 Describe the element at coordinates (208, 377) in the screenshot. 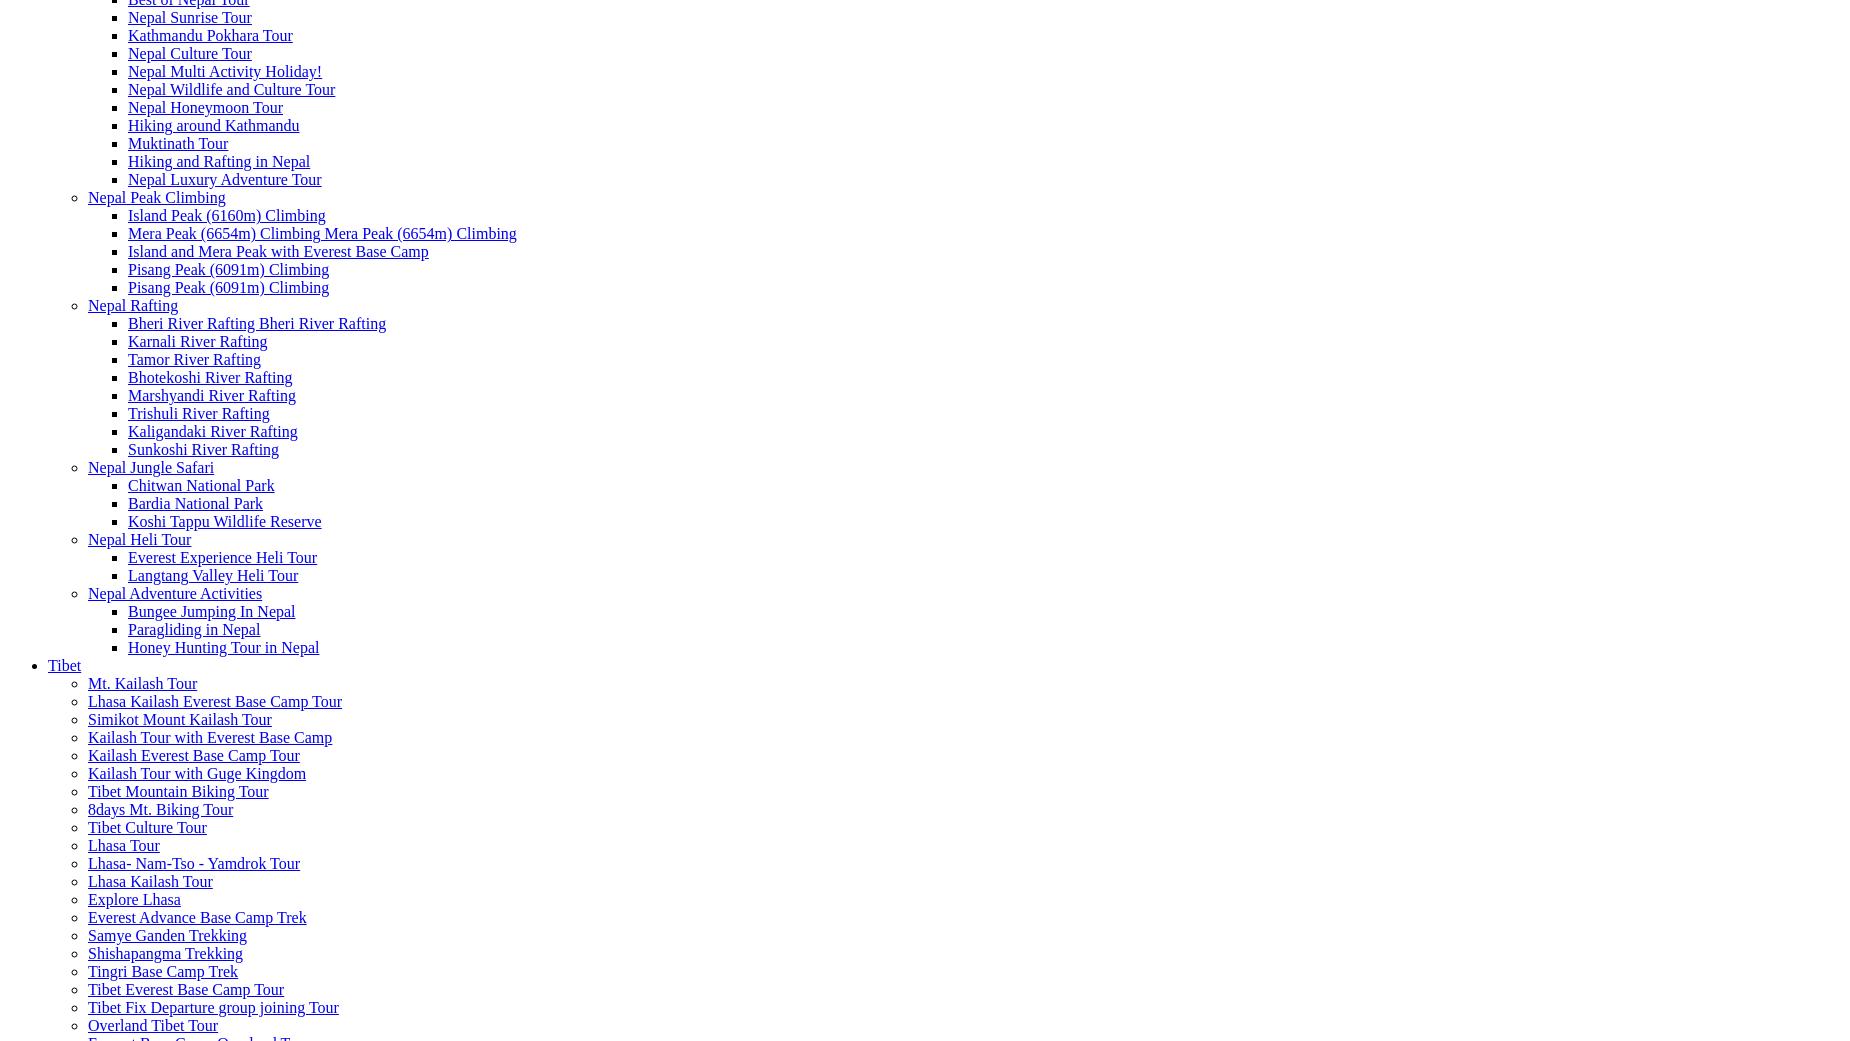

I see `'Bhotekoshi River Rafting'` at that location.